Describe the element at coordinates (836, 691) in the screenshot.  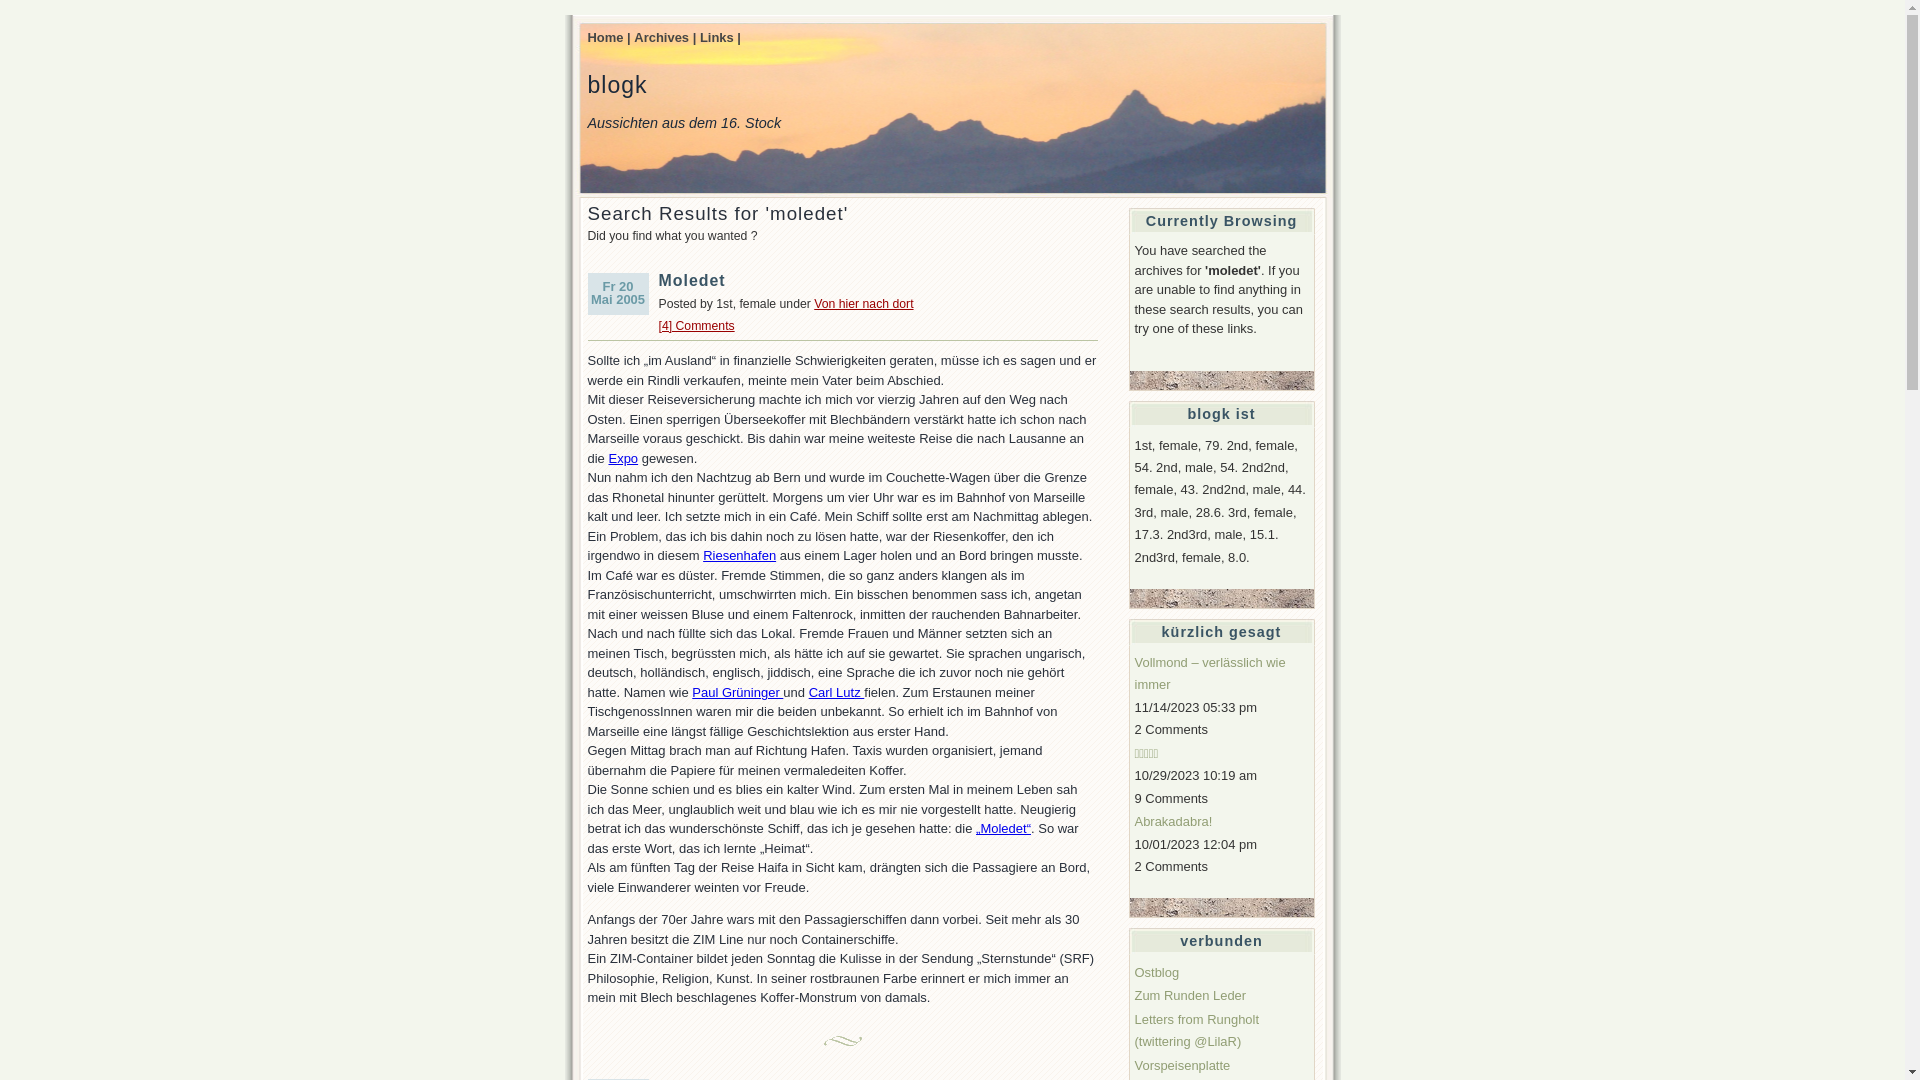
I see `'Carl Lutz'` at that location.